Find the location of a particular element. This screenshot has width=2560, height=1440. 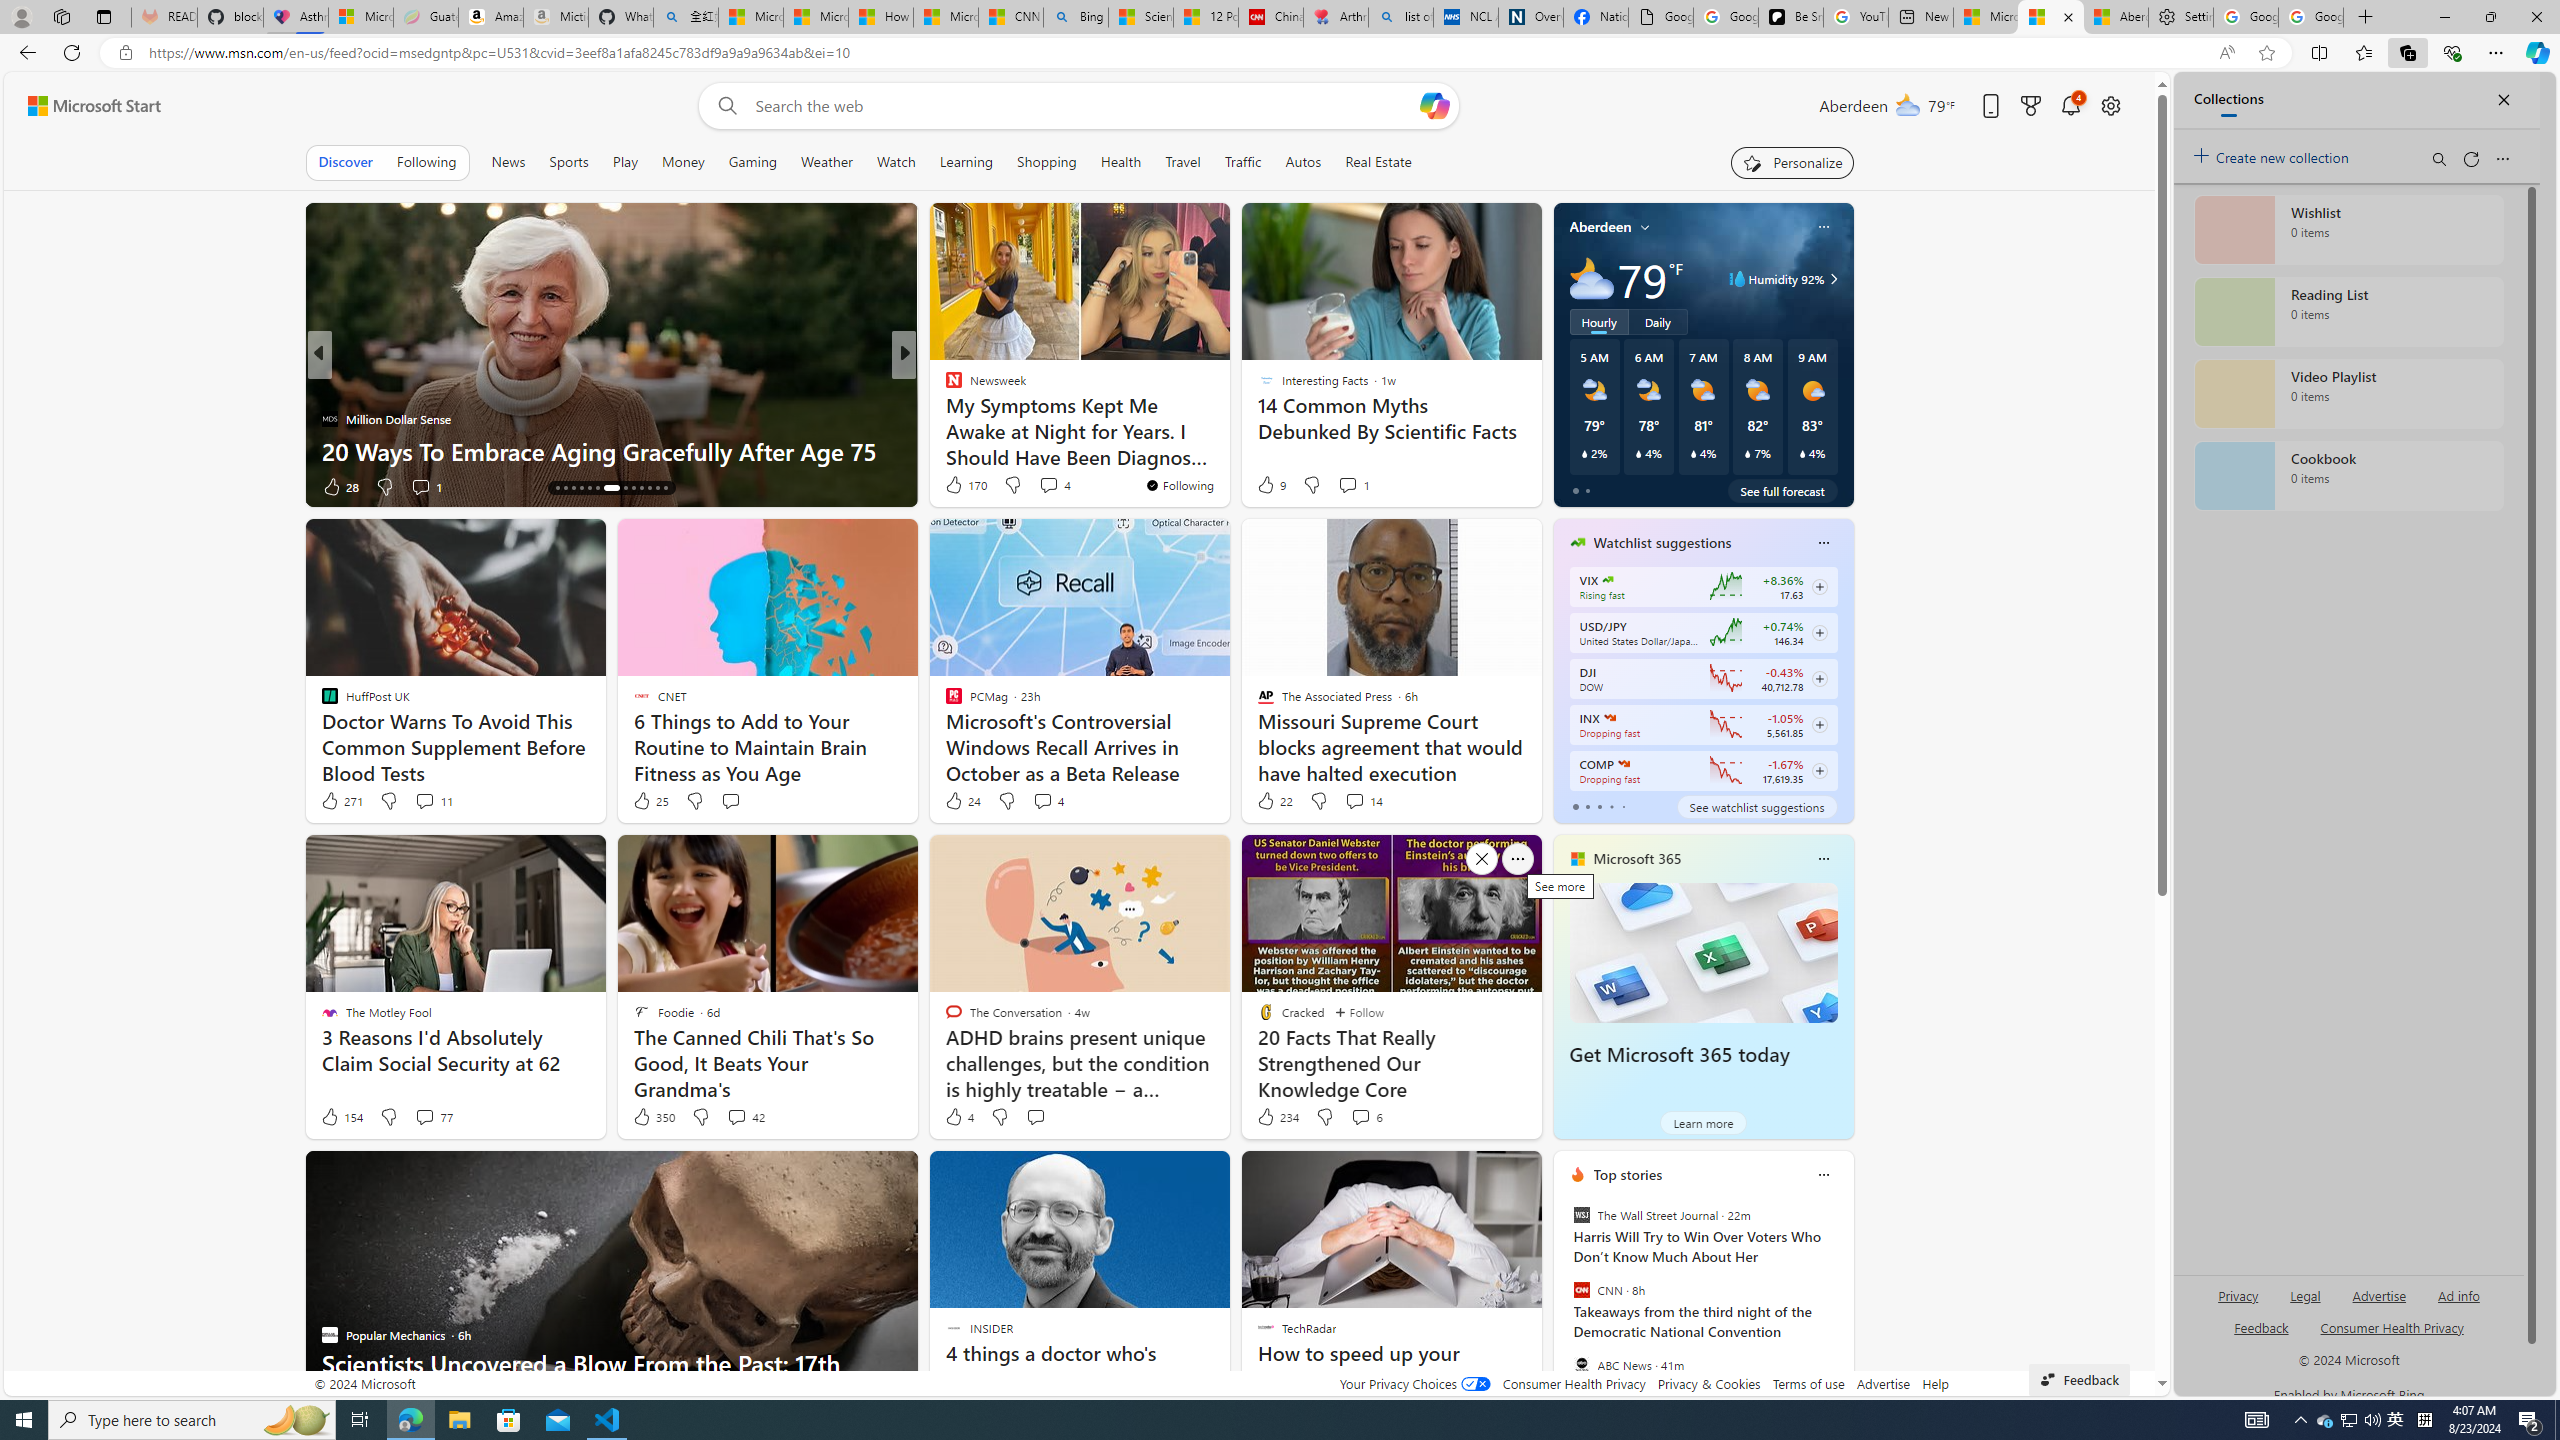

'View comments 77 Comment' is located at coordinates (423, 1117).